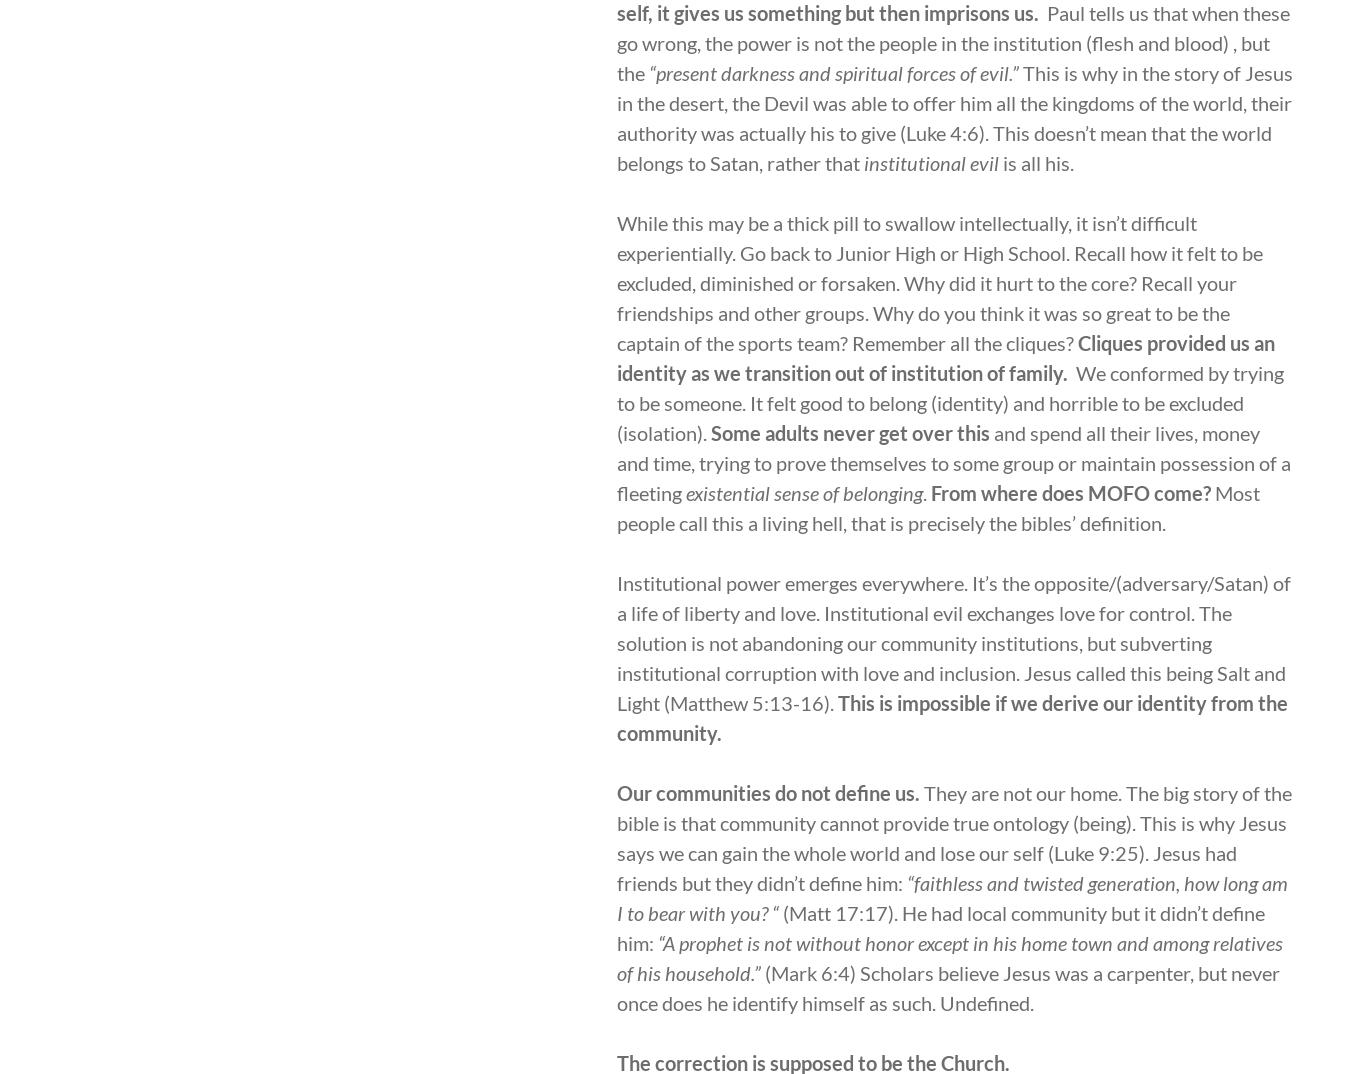 Image resolution: width=1366 pixels, height=1074 pixels. What do you see at coordinates (950, 402) in the screenshot?
I see `'We conformed by trying to be someone. It felt good to belong (identity) and horrible to be excluded (isolation).'` at bounding box center [950, 402].